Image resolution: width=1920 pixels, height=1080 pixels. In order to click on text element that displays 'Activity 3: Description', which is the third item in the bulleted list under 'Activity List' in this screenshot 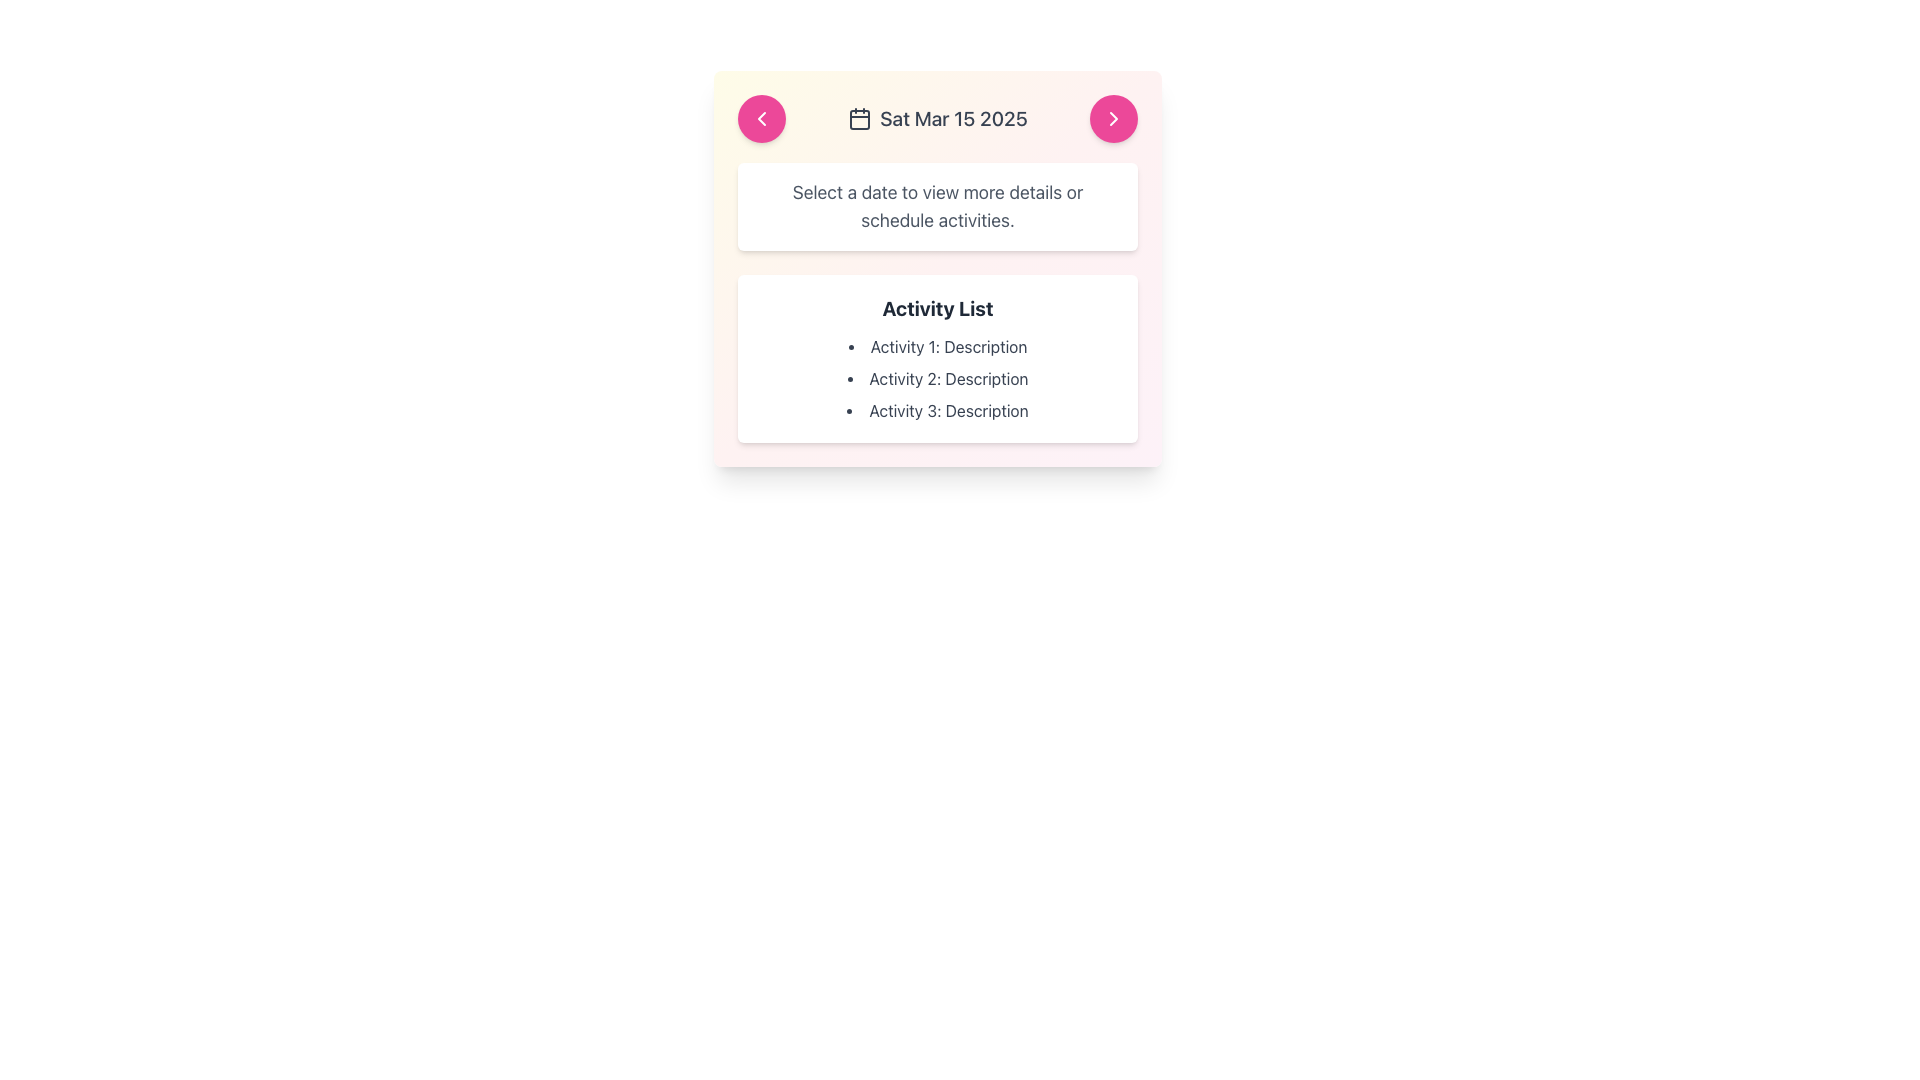, I will do `click(936, 410)`.